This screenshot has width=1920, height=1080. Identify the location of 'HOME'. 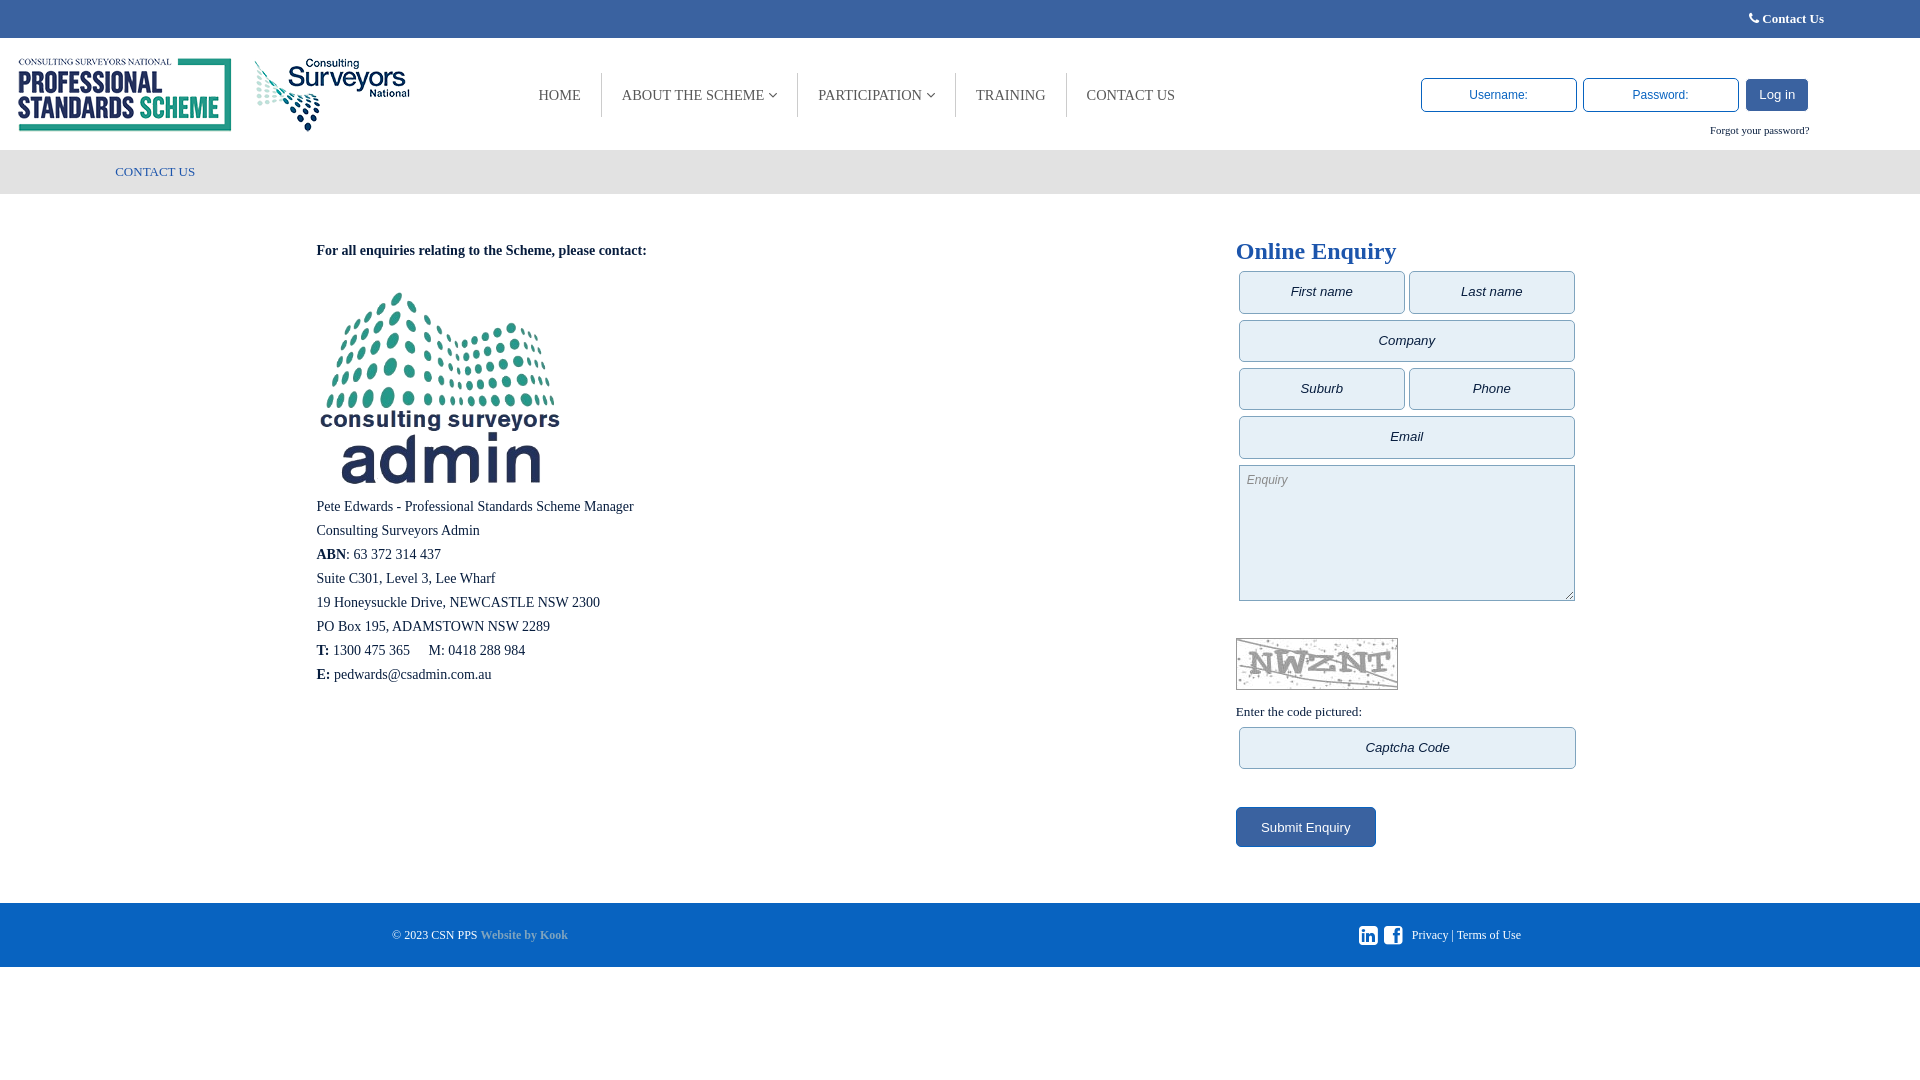
(559, 95).